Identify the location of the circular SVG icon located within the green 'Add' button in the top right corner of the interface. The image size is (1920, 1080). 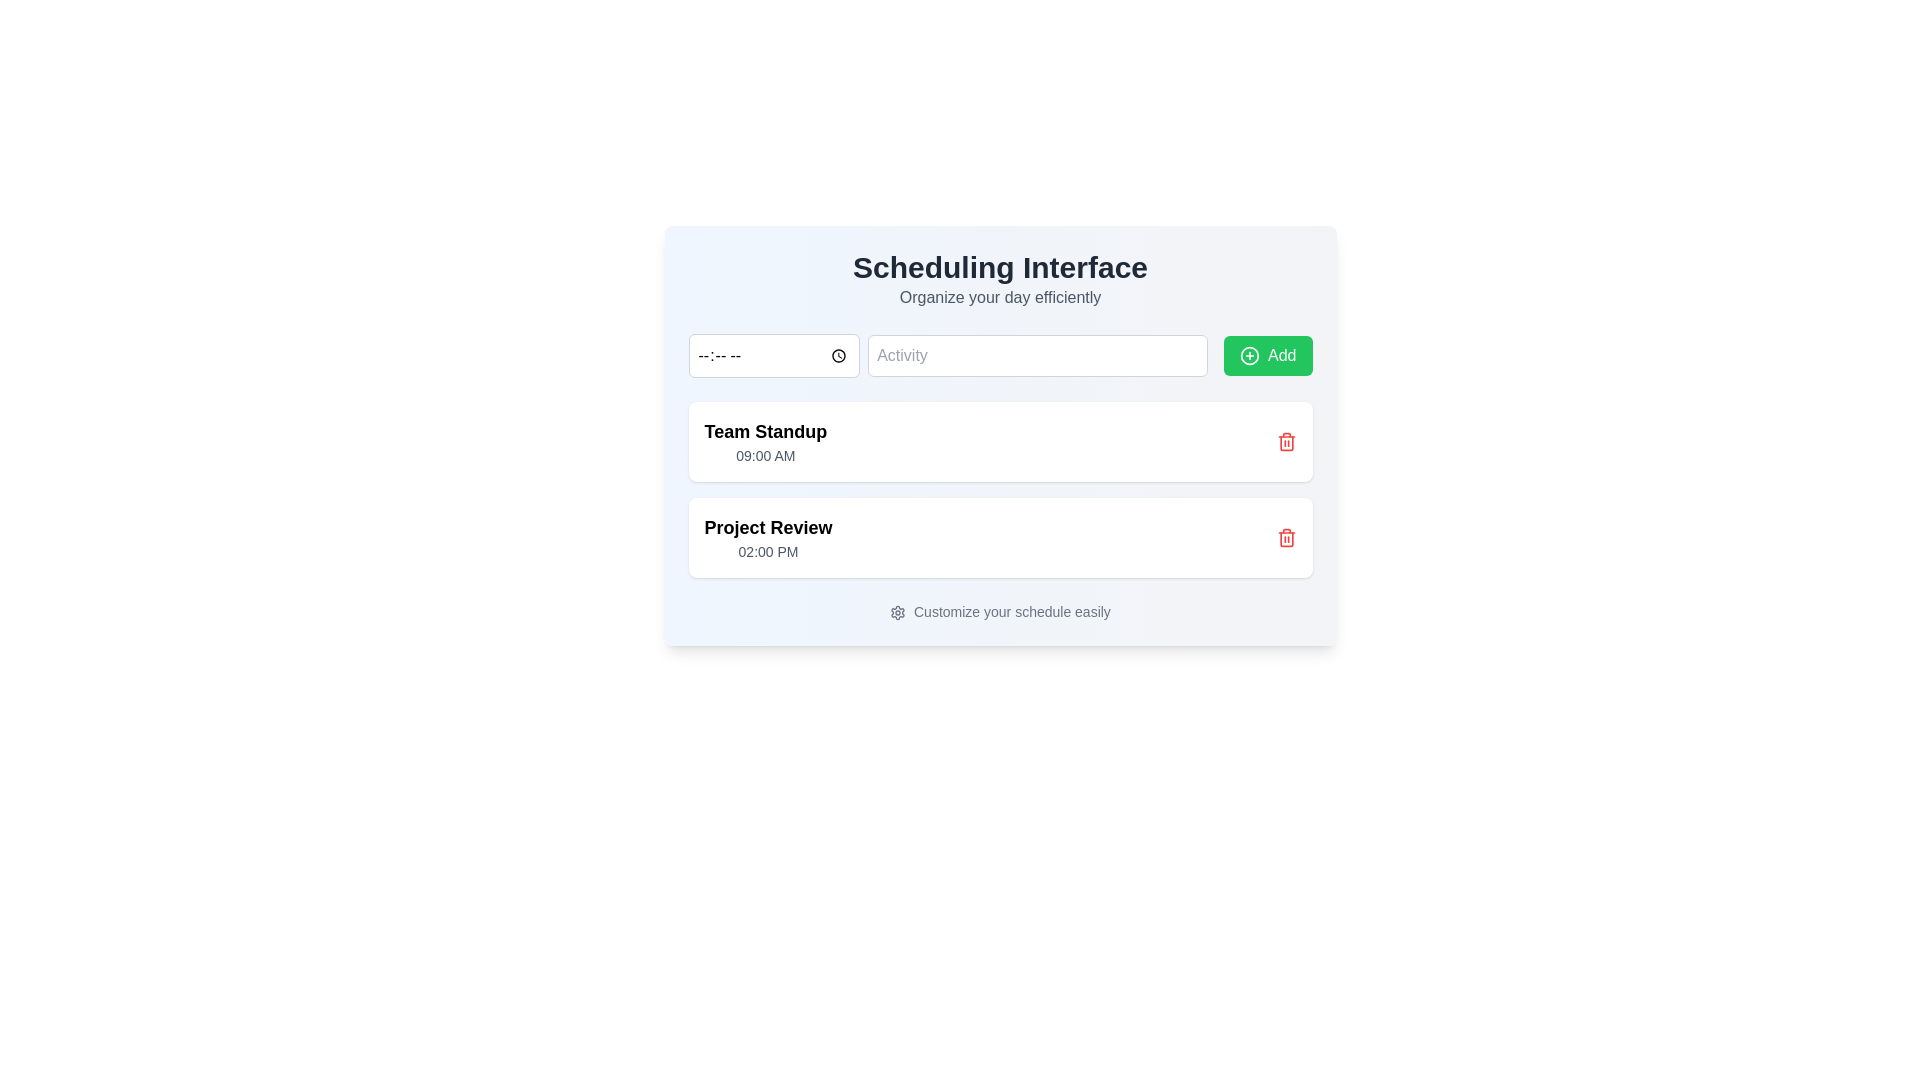
(1248, 354).